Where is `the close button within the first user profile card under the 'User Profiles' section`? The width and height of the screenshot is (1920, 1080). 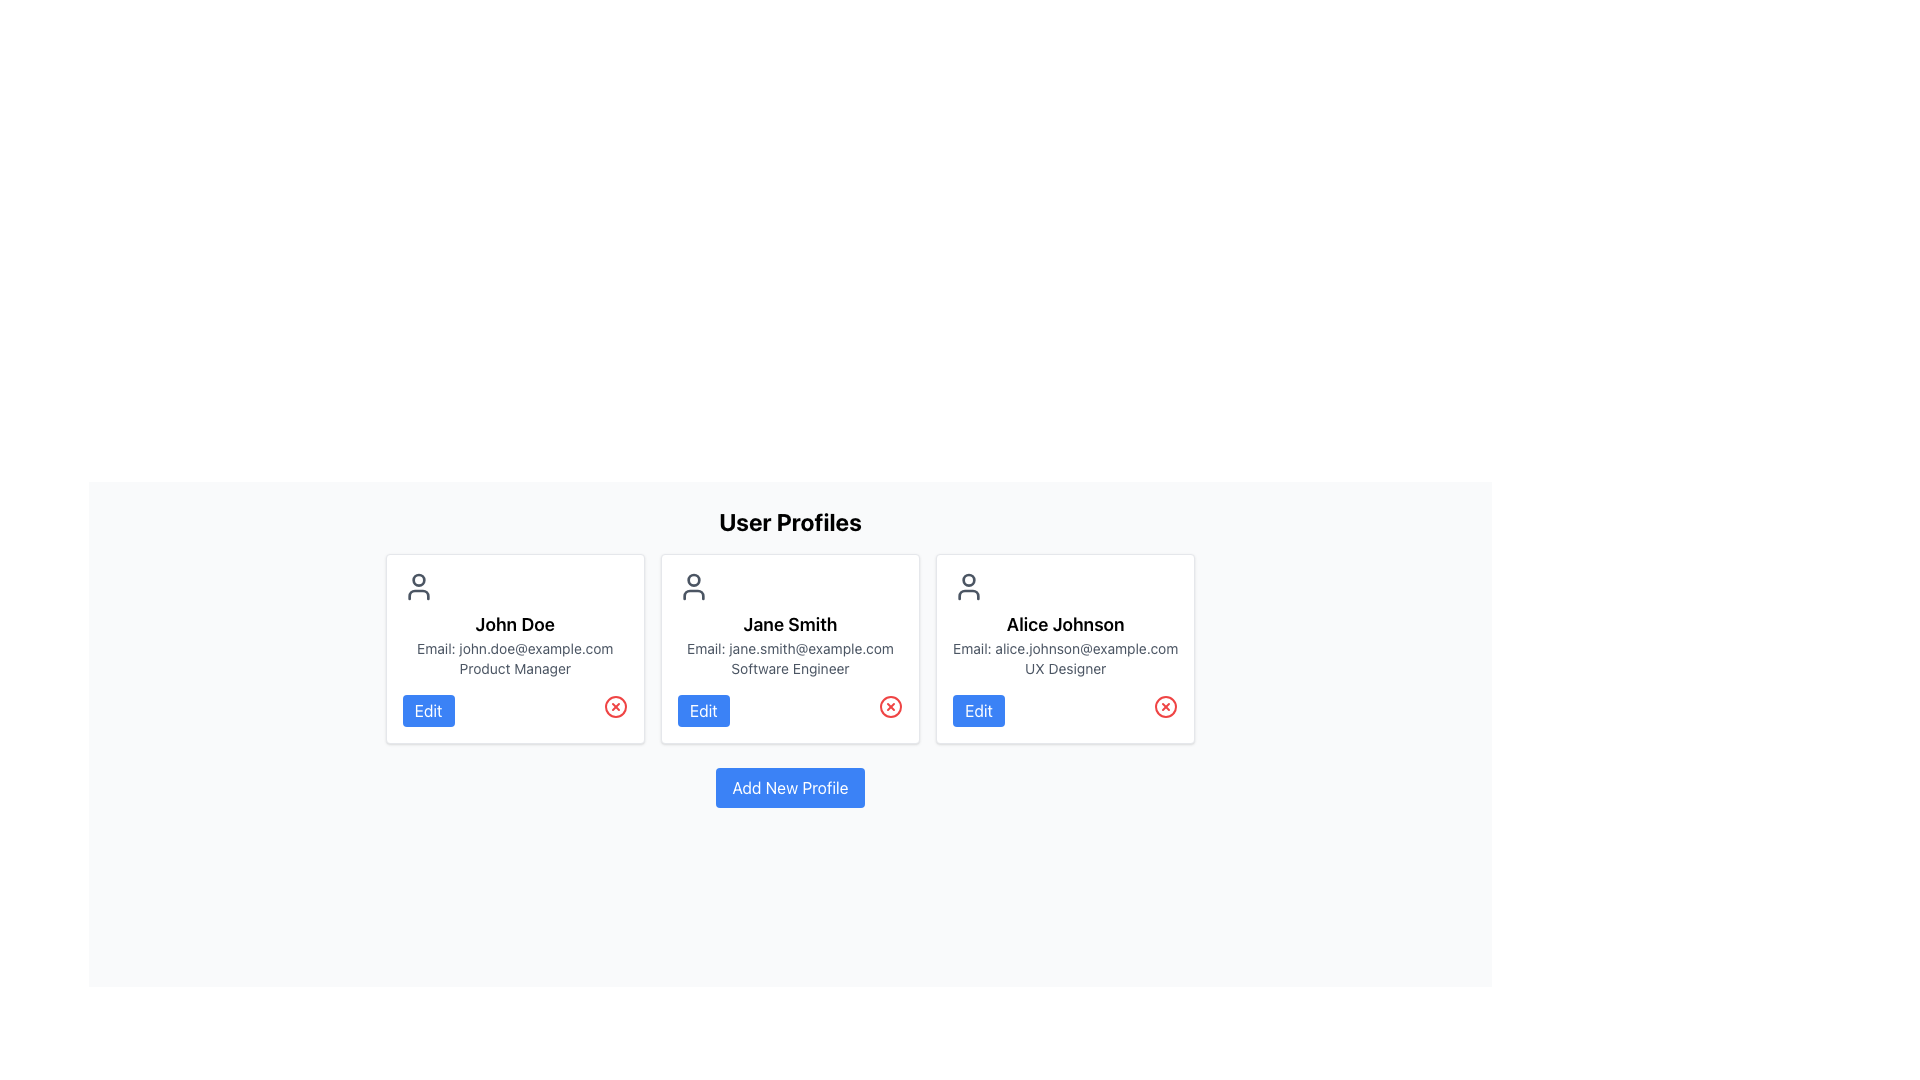 the close button within the first user profile card under the 'User Profiles' section is located at coordinates (614, 705).